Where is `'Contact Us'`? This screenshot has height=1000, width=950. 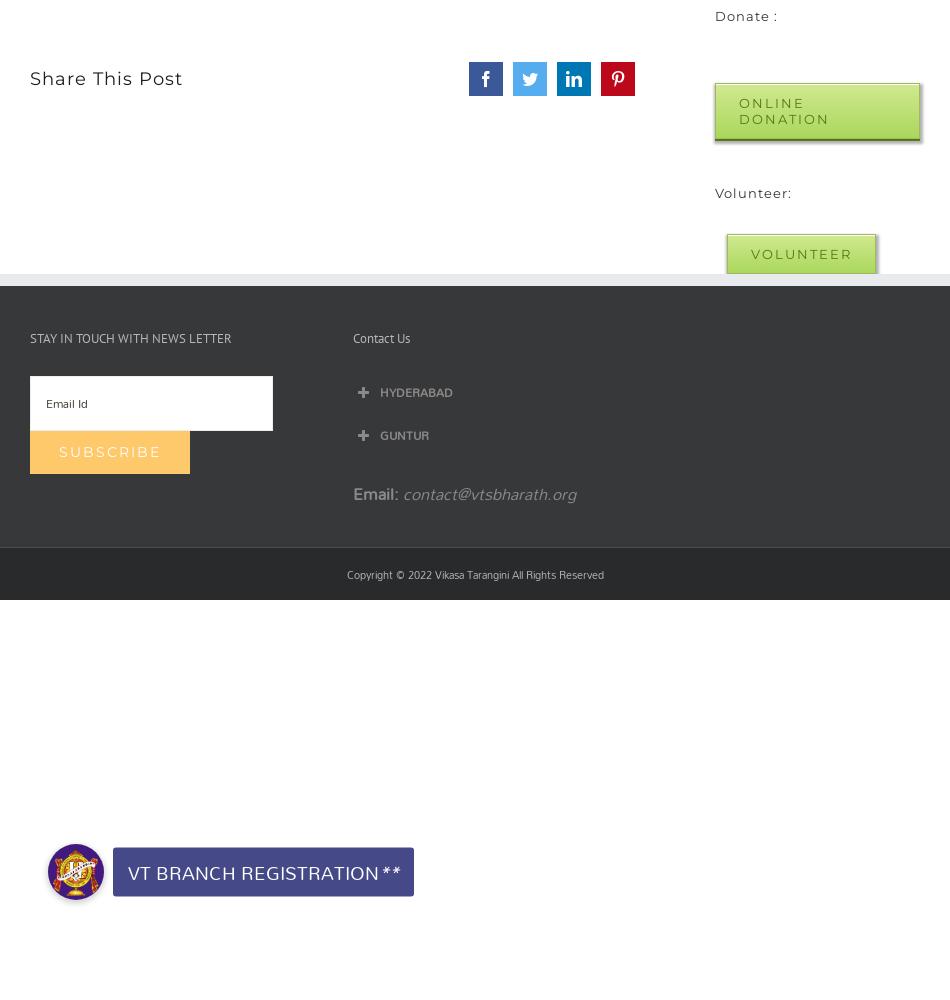 'Contact Us' is located at coordinates (380, 336).